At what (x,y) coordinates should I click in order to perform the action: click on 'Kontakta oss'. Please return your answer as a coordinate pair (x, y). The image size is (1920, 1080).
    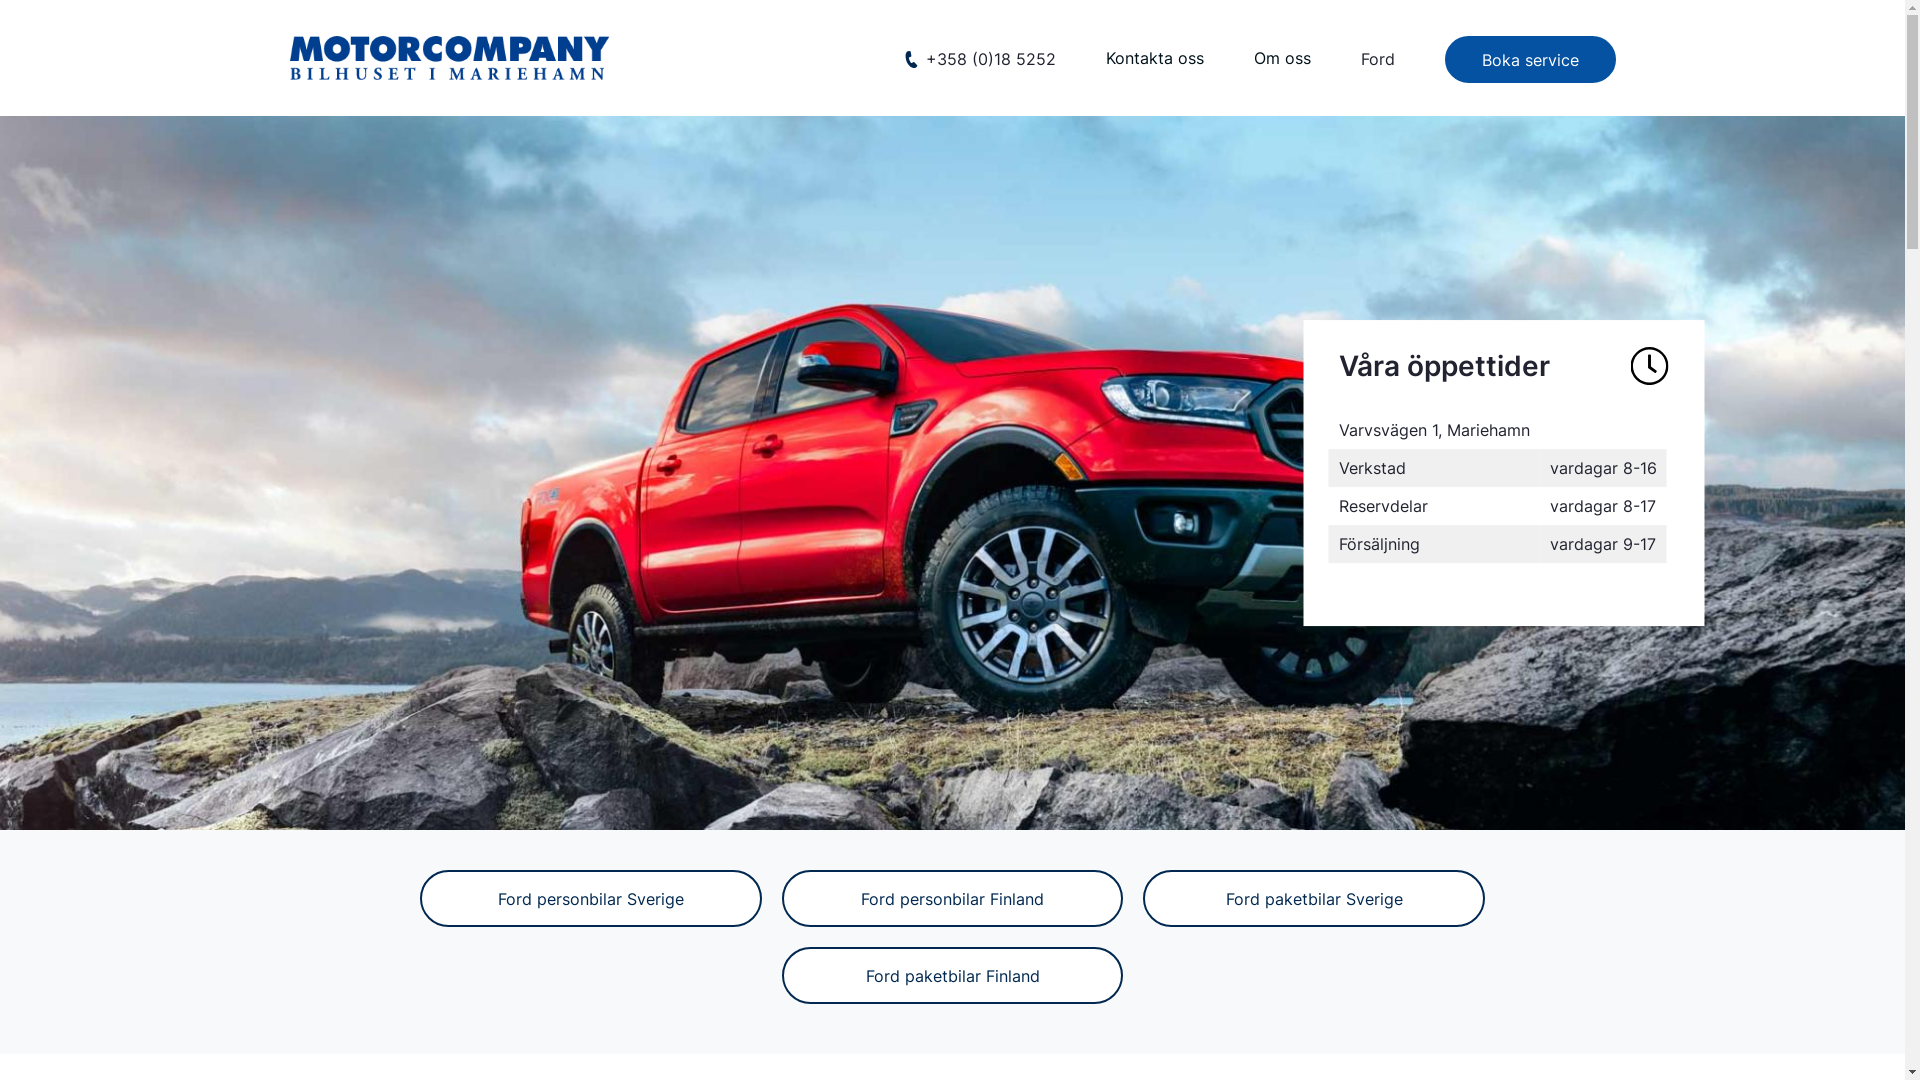
    Looking at the image, I should click on (1155, 57).